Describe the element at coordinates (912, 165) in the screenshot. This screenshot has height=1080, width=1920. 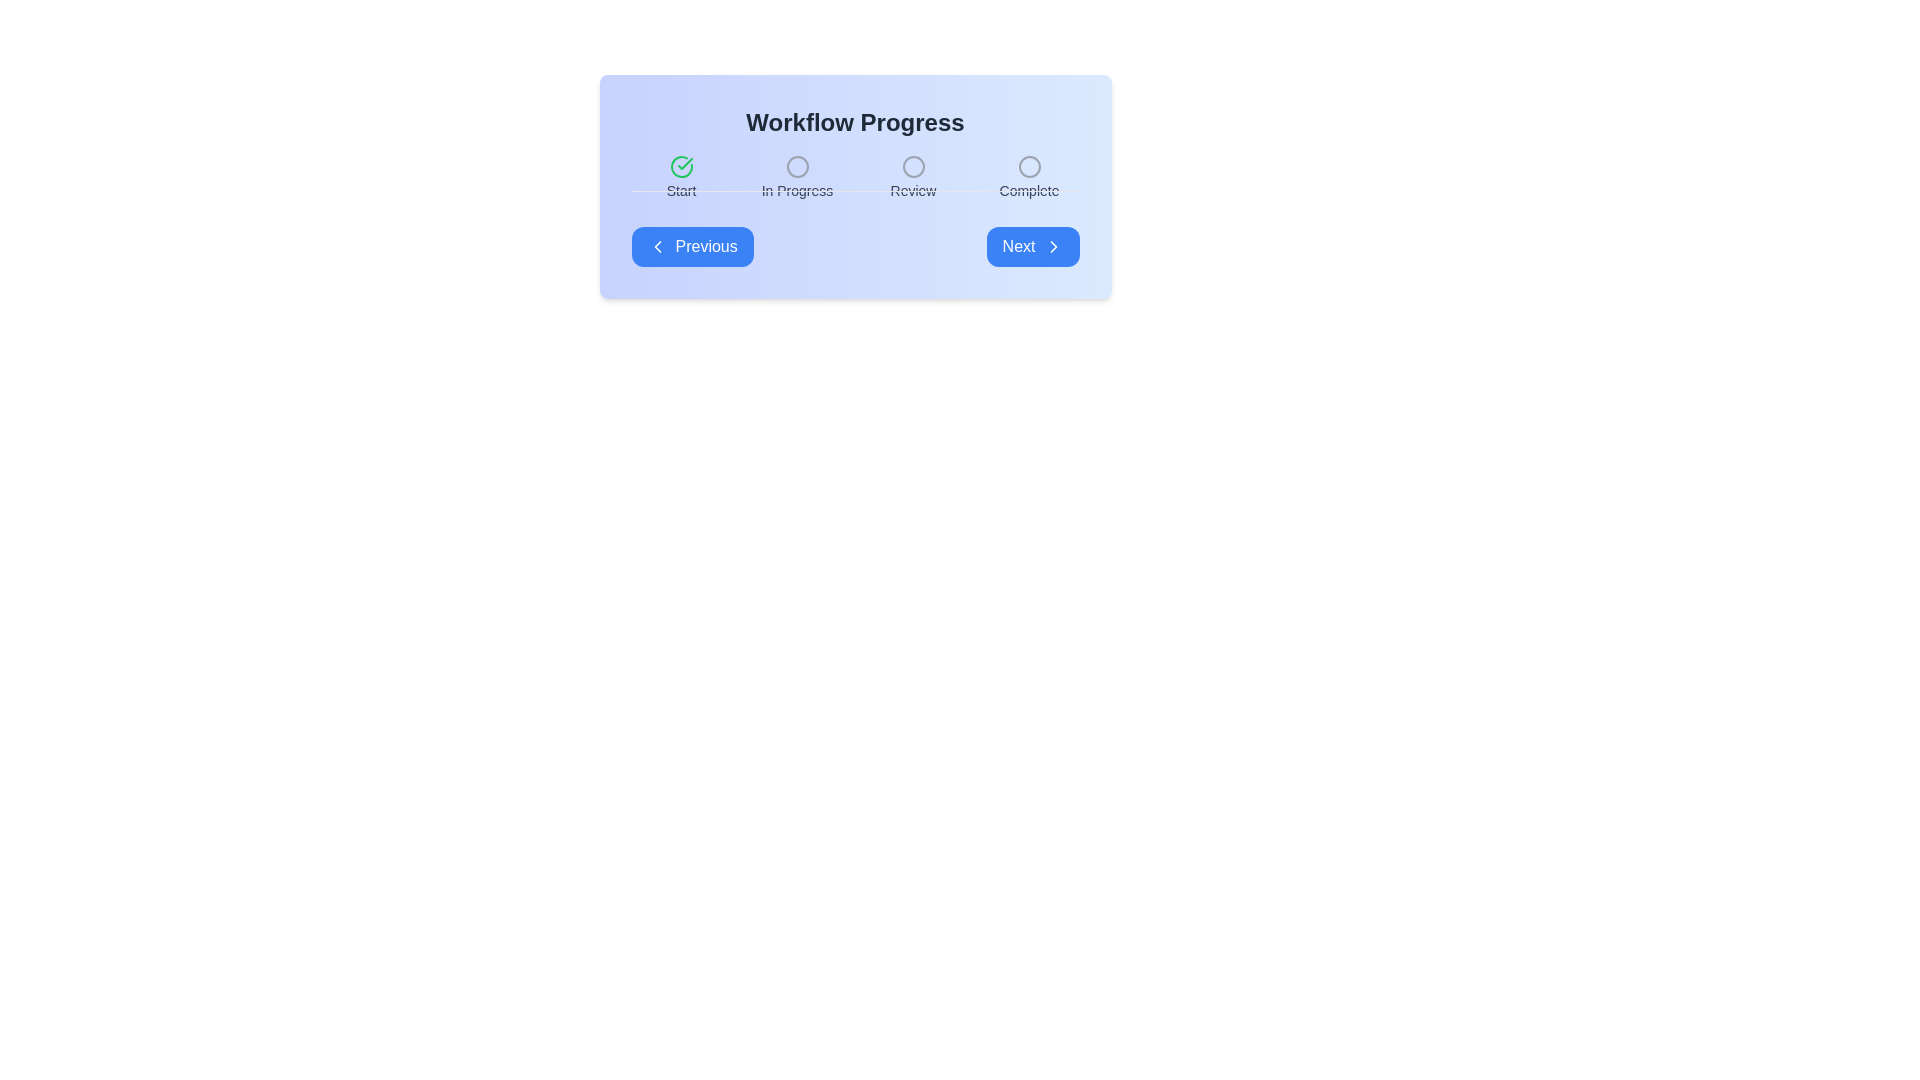
I see `the third circular marker in the workflow progress indicator labeled 'Review', which has a gray stroke and light gray fill` at that location.